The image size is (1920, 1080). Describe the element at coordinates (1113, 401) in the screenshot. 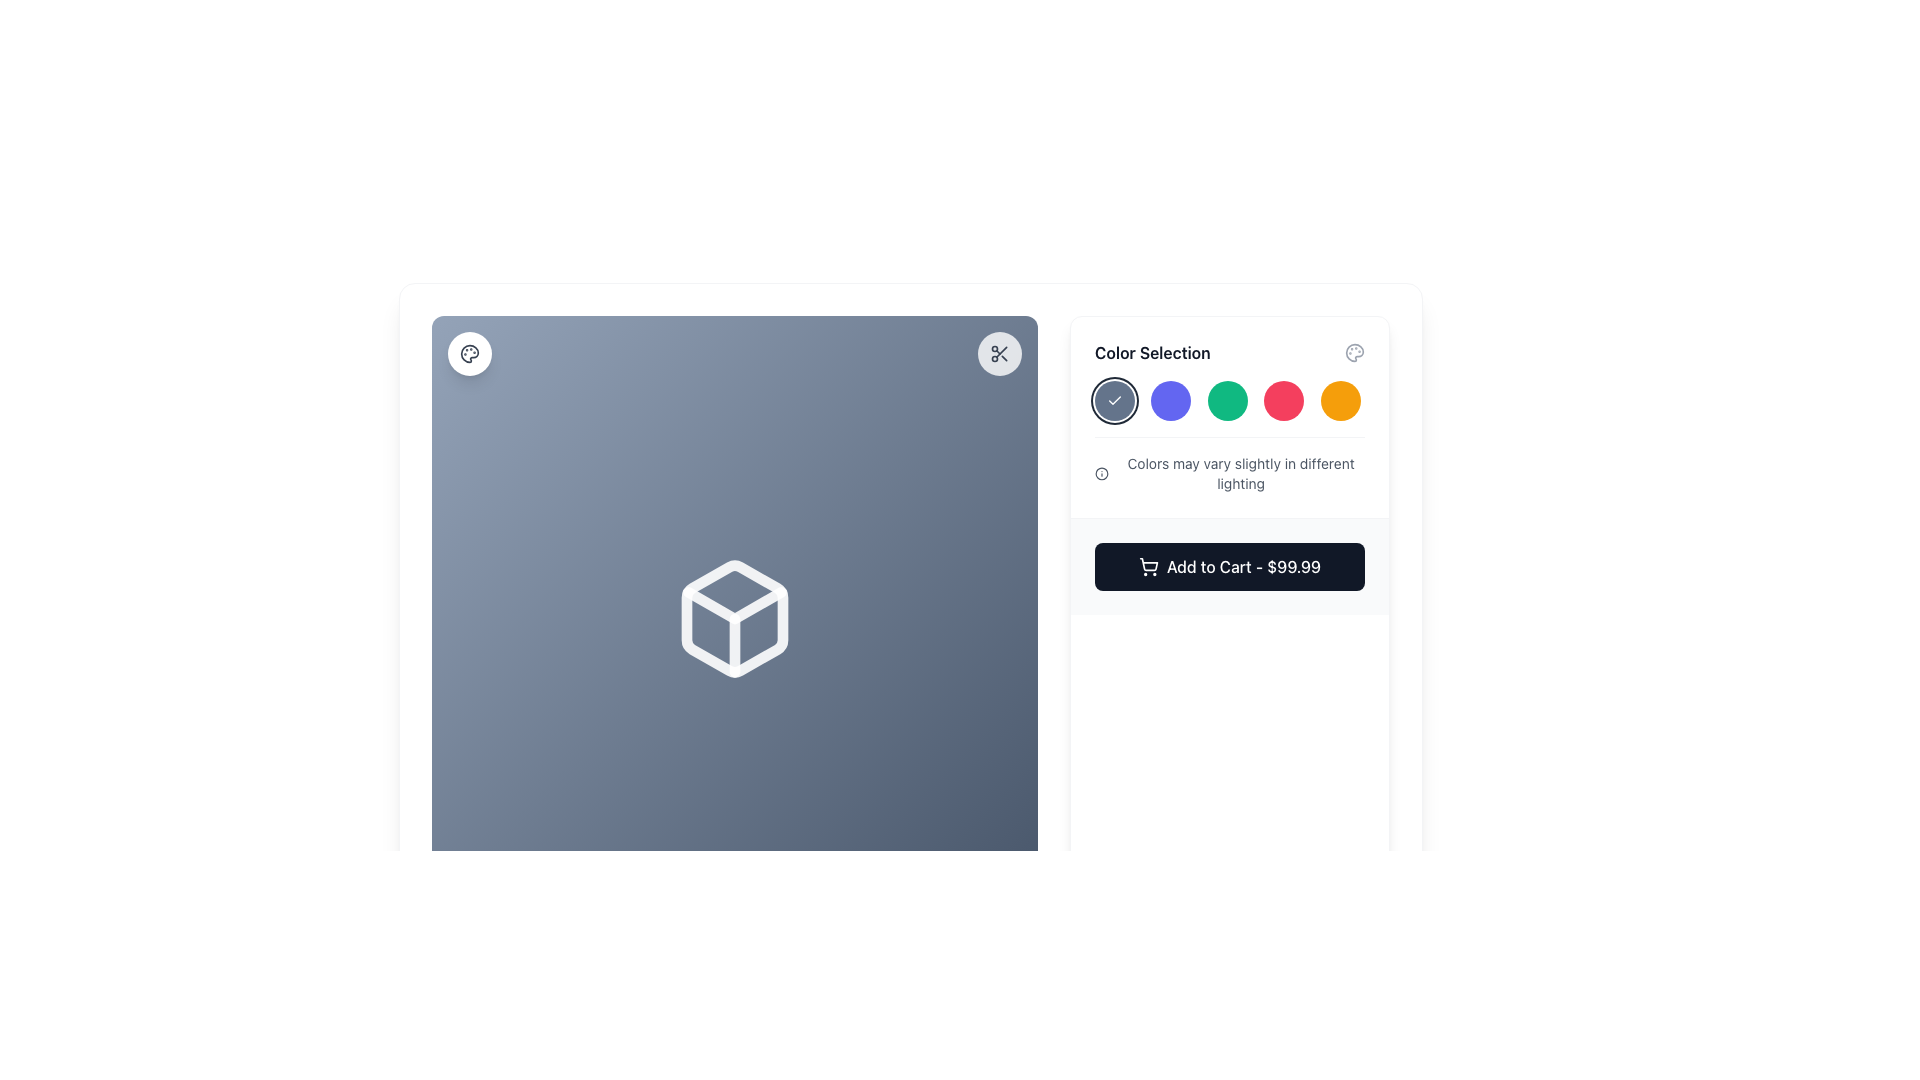

I see `the first selectable button with a checkmark icon` at that location.